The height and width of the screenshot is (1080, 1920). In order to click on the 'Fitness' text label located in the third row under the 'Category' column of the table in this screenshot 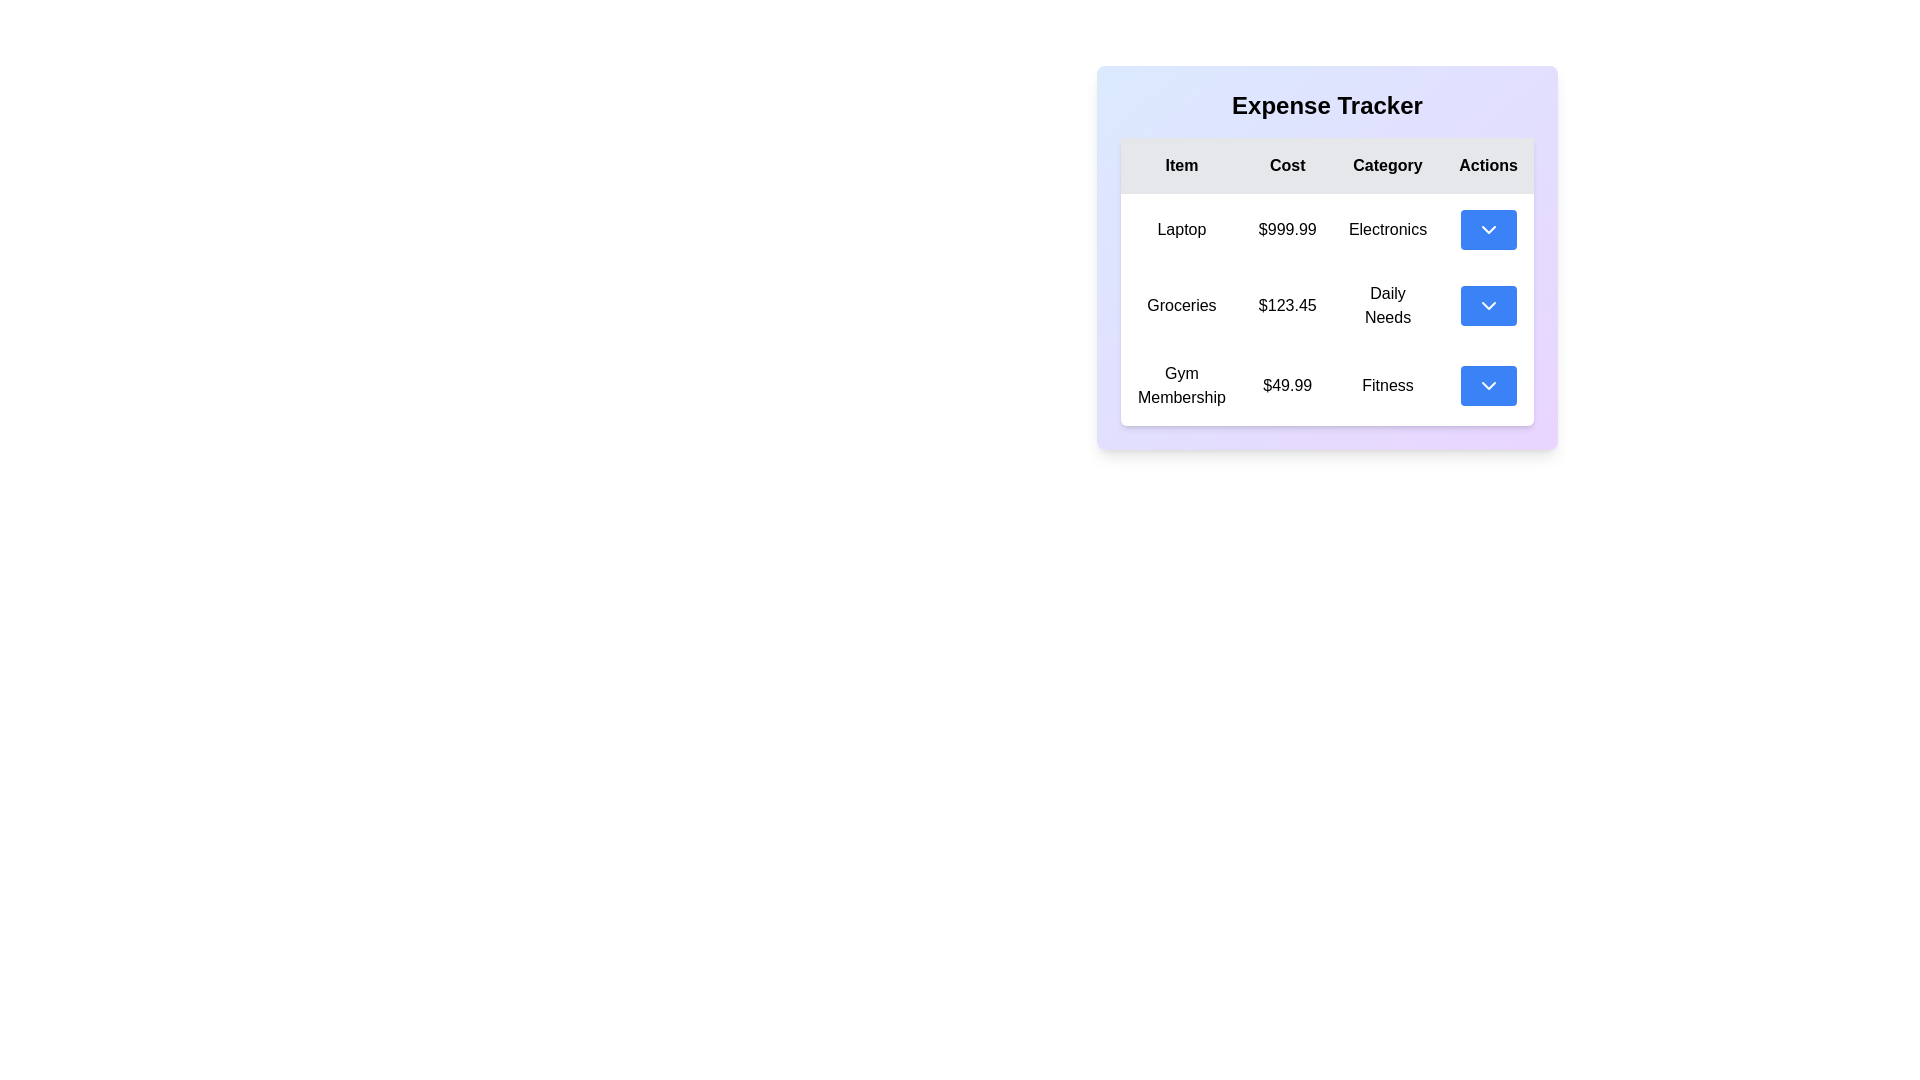, I will do `click(1386, 385)`.